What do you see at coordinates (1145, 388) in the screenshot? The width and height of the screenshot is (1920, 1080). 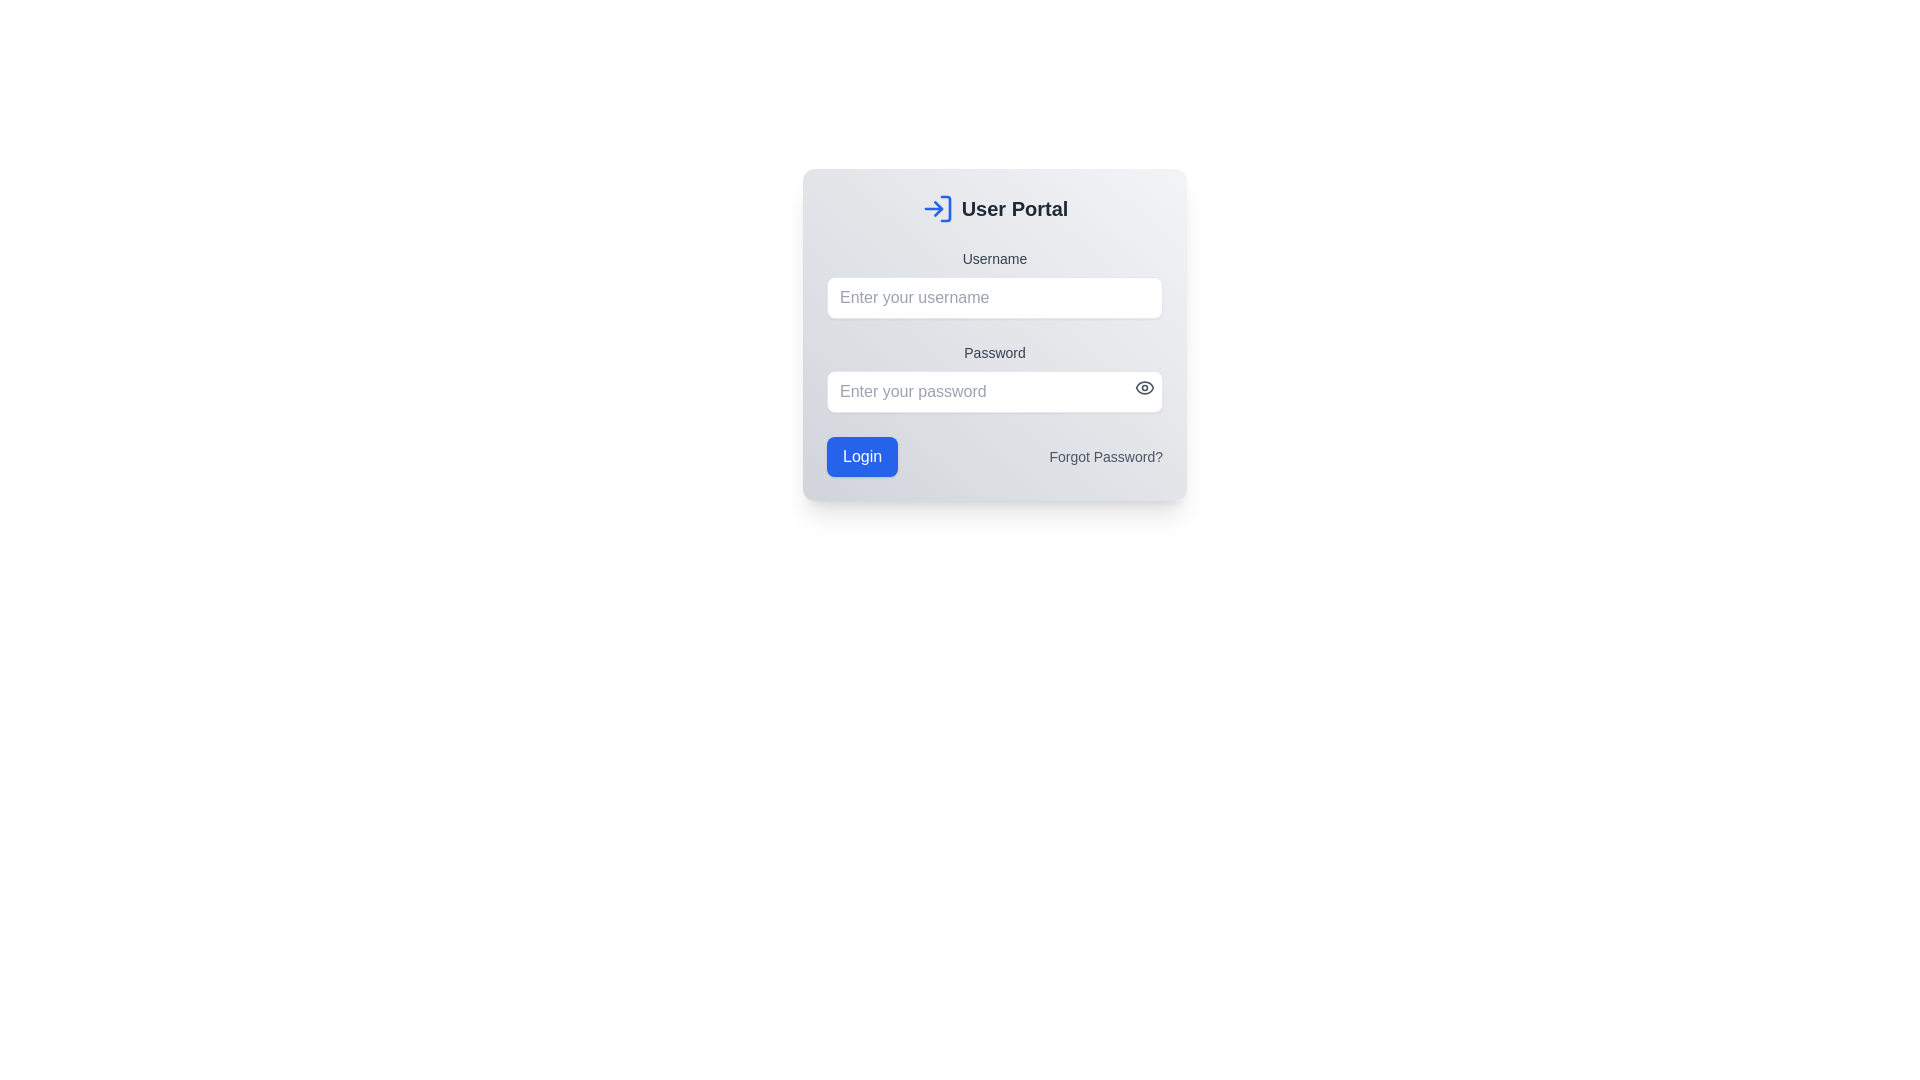 I see `the password visibility toggle icon located in the bottom-right corner of the password input box` at bounding box center [1145, 388].